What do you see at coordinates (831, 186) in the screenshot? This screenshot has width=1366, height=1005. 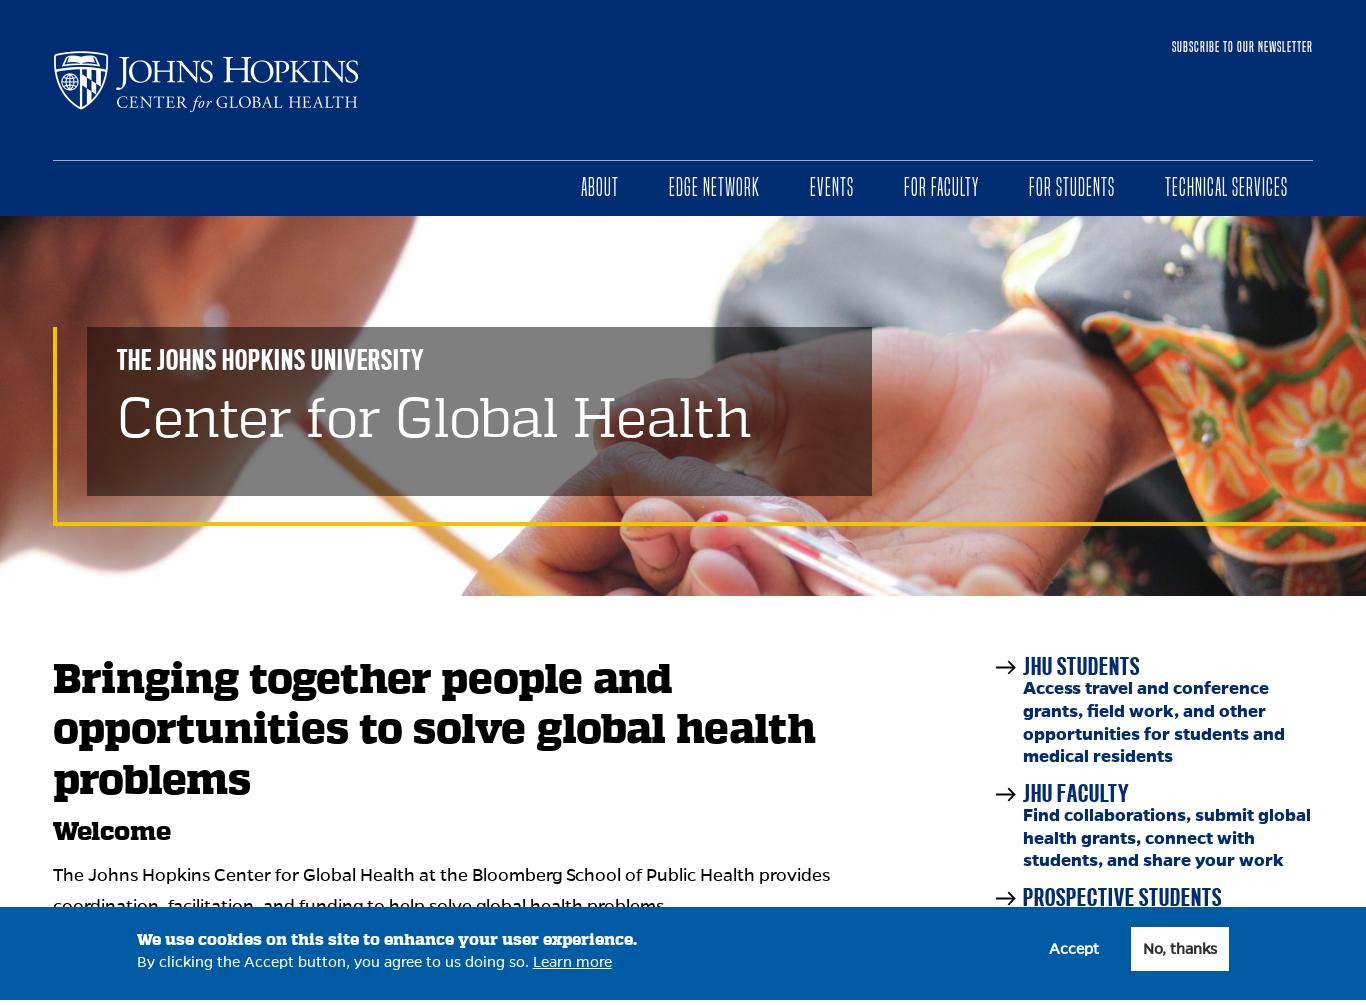 I see `'Events'` at bounding box center [831, 186].